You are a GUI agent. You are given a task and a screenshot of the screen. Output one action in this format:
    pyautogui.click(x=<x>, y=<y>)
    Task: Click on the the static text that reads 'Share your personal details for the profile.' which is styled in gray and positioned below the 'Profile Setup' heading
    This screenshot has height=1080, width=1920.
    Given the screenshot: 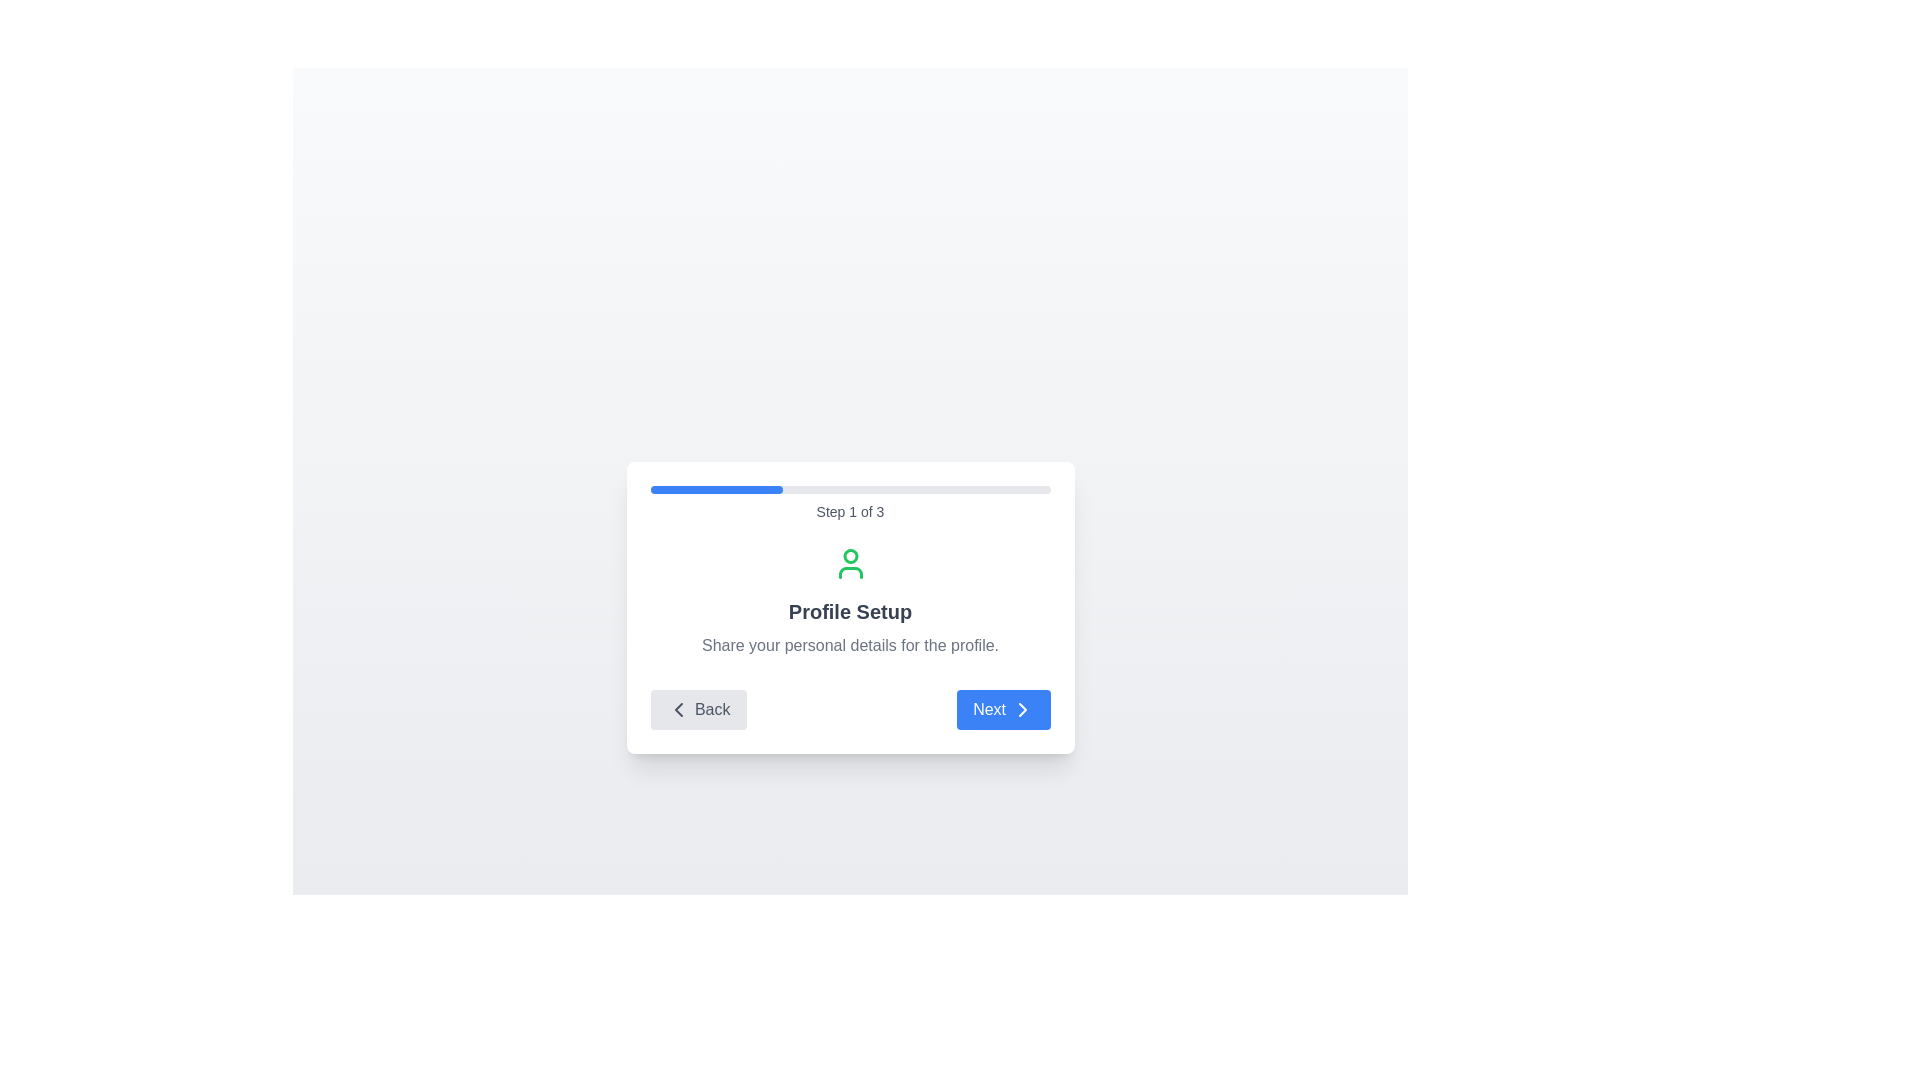 What is the action you would take?
    pyautogui.click(x=850, y=645)
    